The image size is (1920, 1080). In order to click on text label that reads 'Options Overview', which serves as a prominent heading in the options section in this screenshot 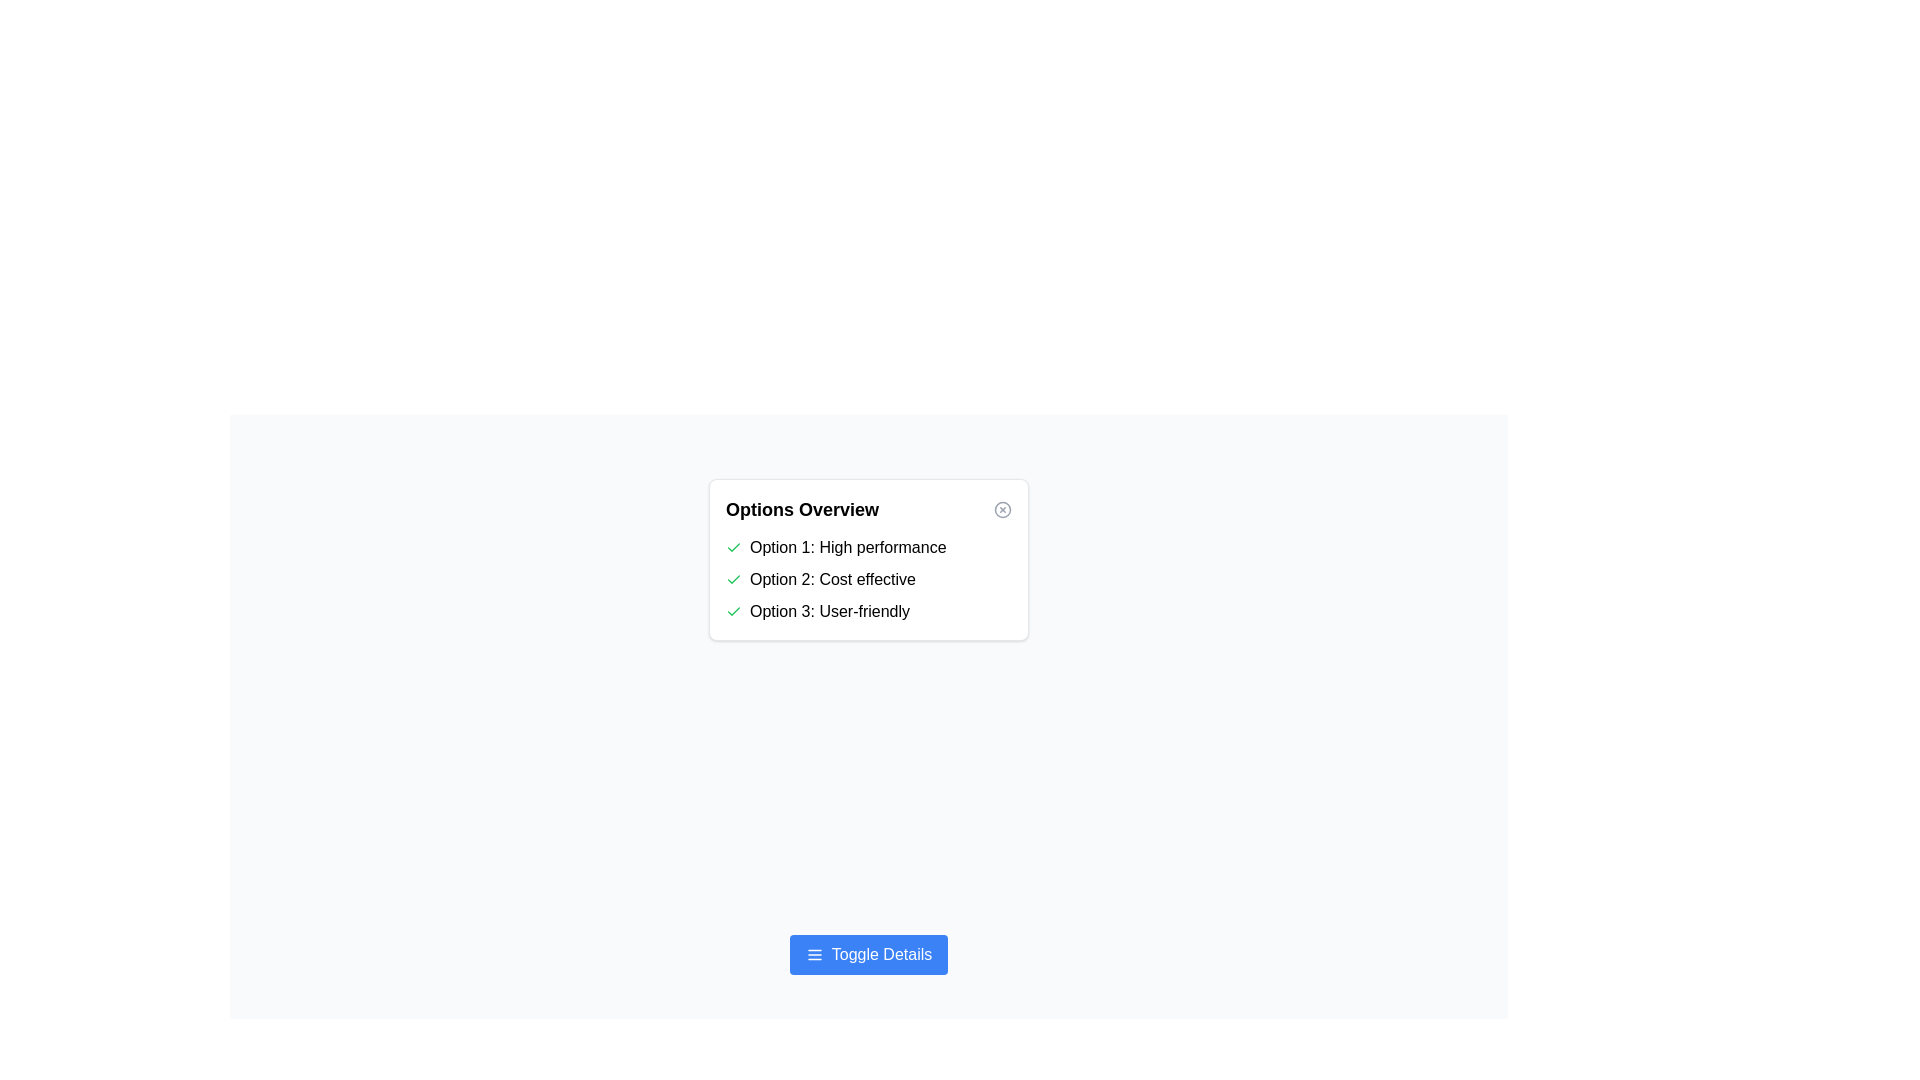, I will do `click(802, 508)`.